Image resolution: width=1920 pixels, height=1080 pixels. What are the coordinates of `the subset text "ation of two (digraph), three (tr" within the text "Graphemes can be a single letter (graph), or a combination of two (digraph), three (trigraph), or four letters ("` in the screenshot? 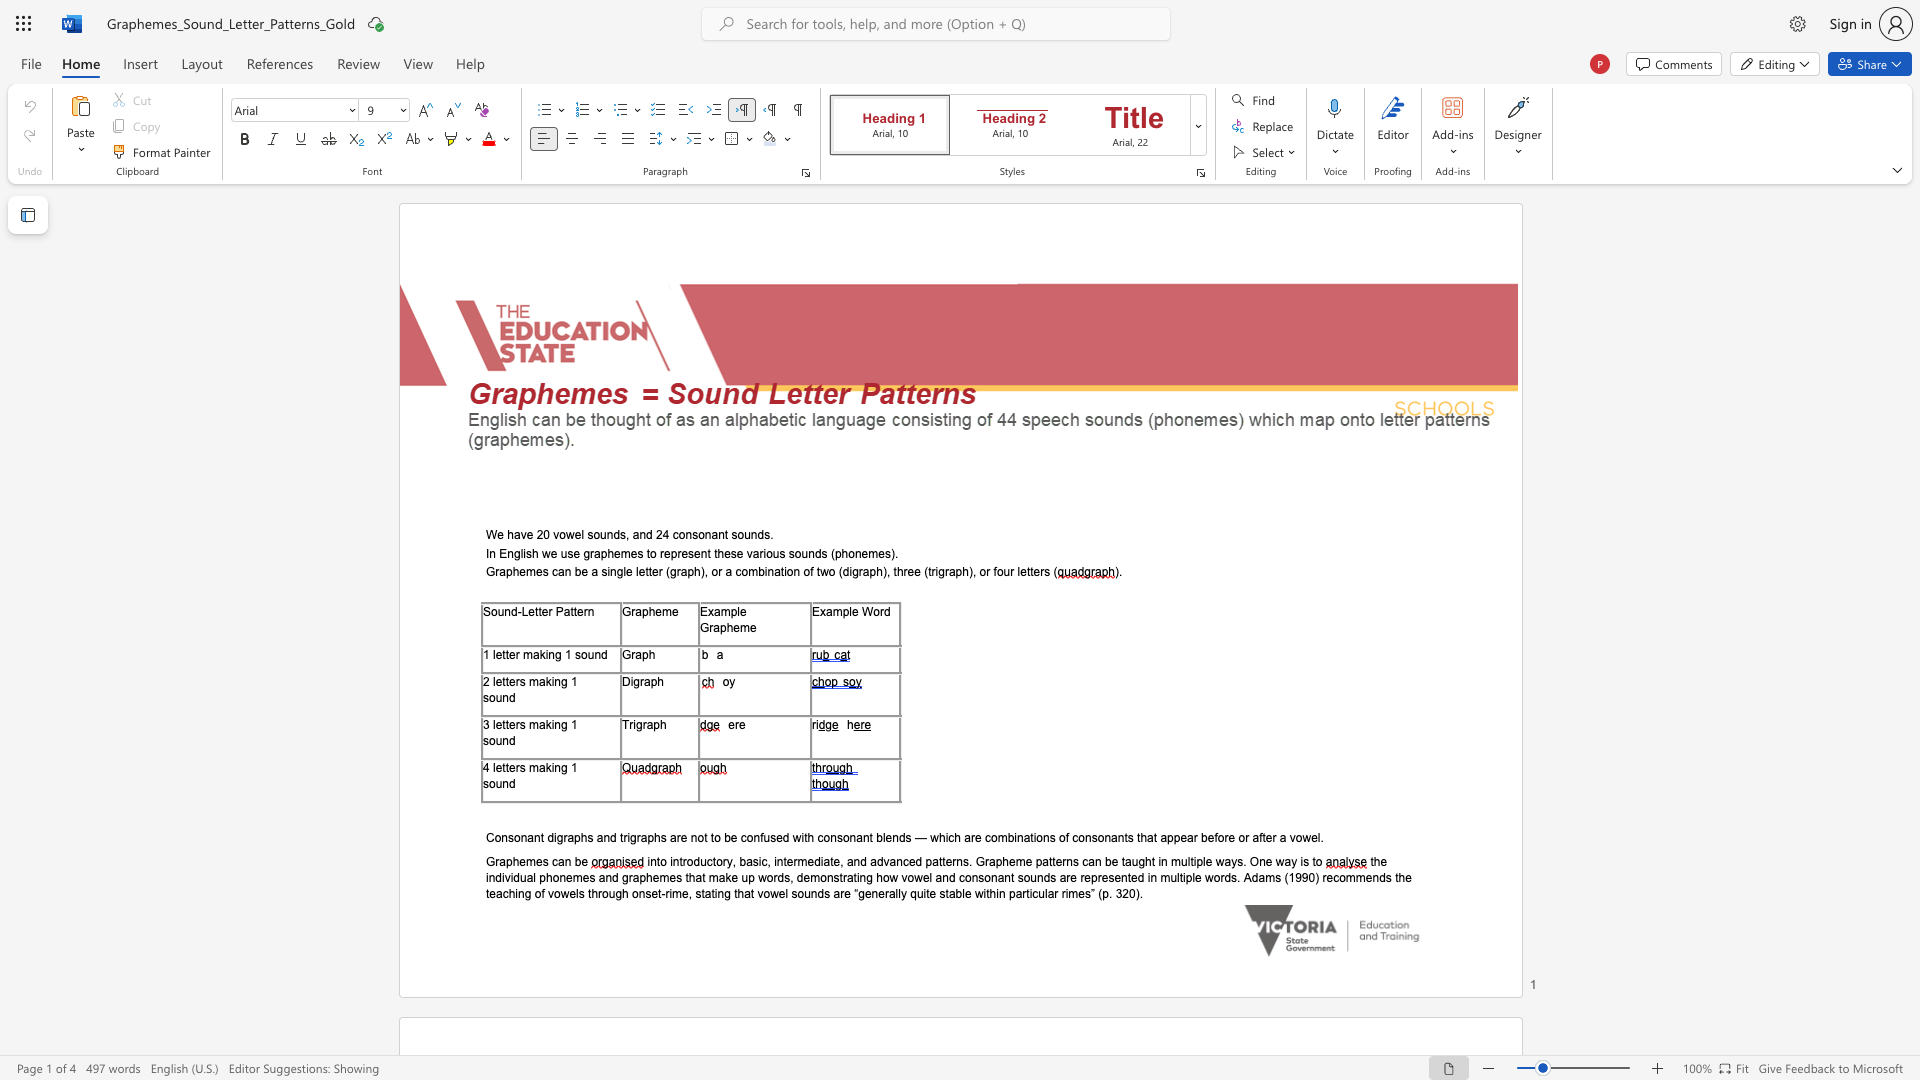 It's located at (773, 572).